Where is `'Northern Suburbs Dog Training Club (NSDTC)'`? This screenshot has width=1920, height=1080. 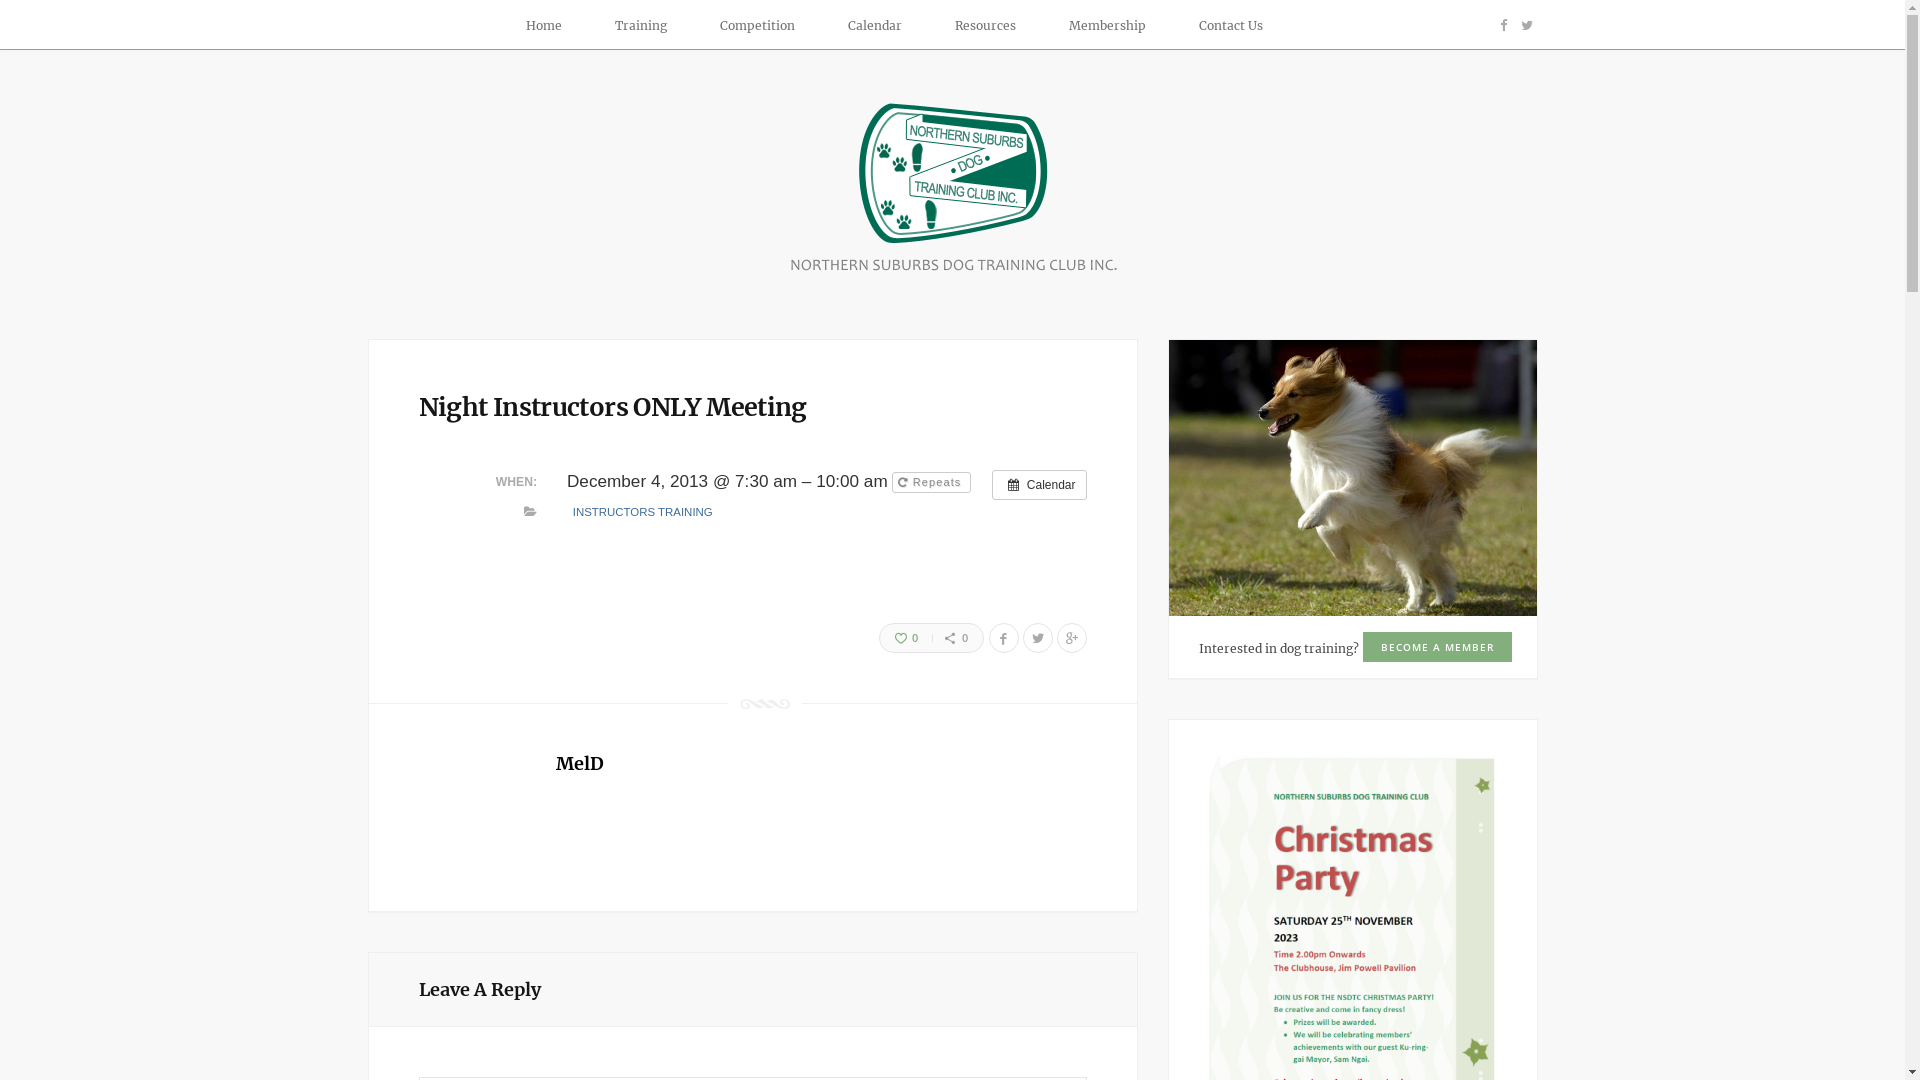
'Northern Suburbs Dog Training Club (NSDTC)' is located at coordinates (952, 270).